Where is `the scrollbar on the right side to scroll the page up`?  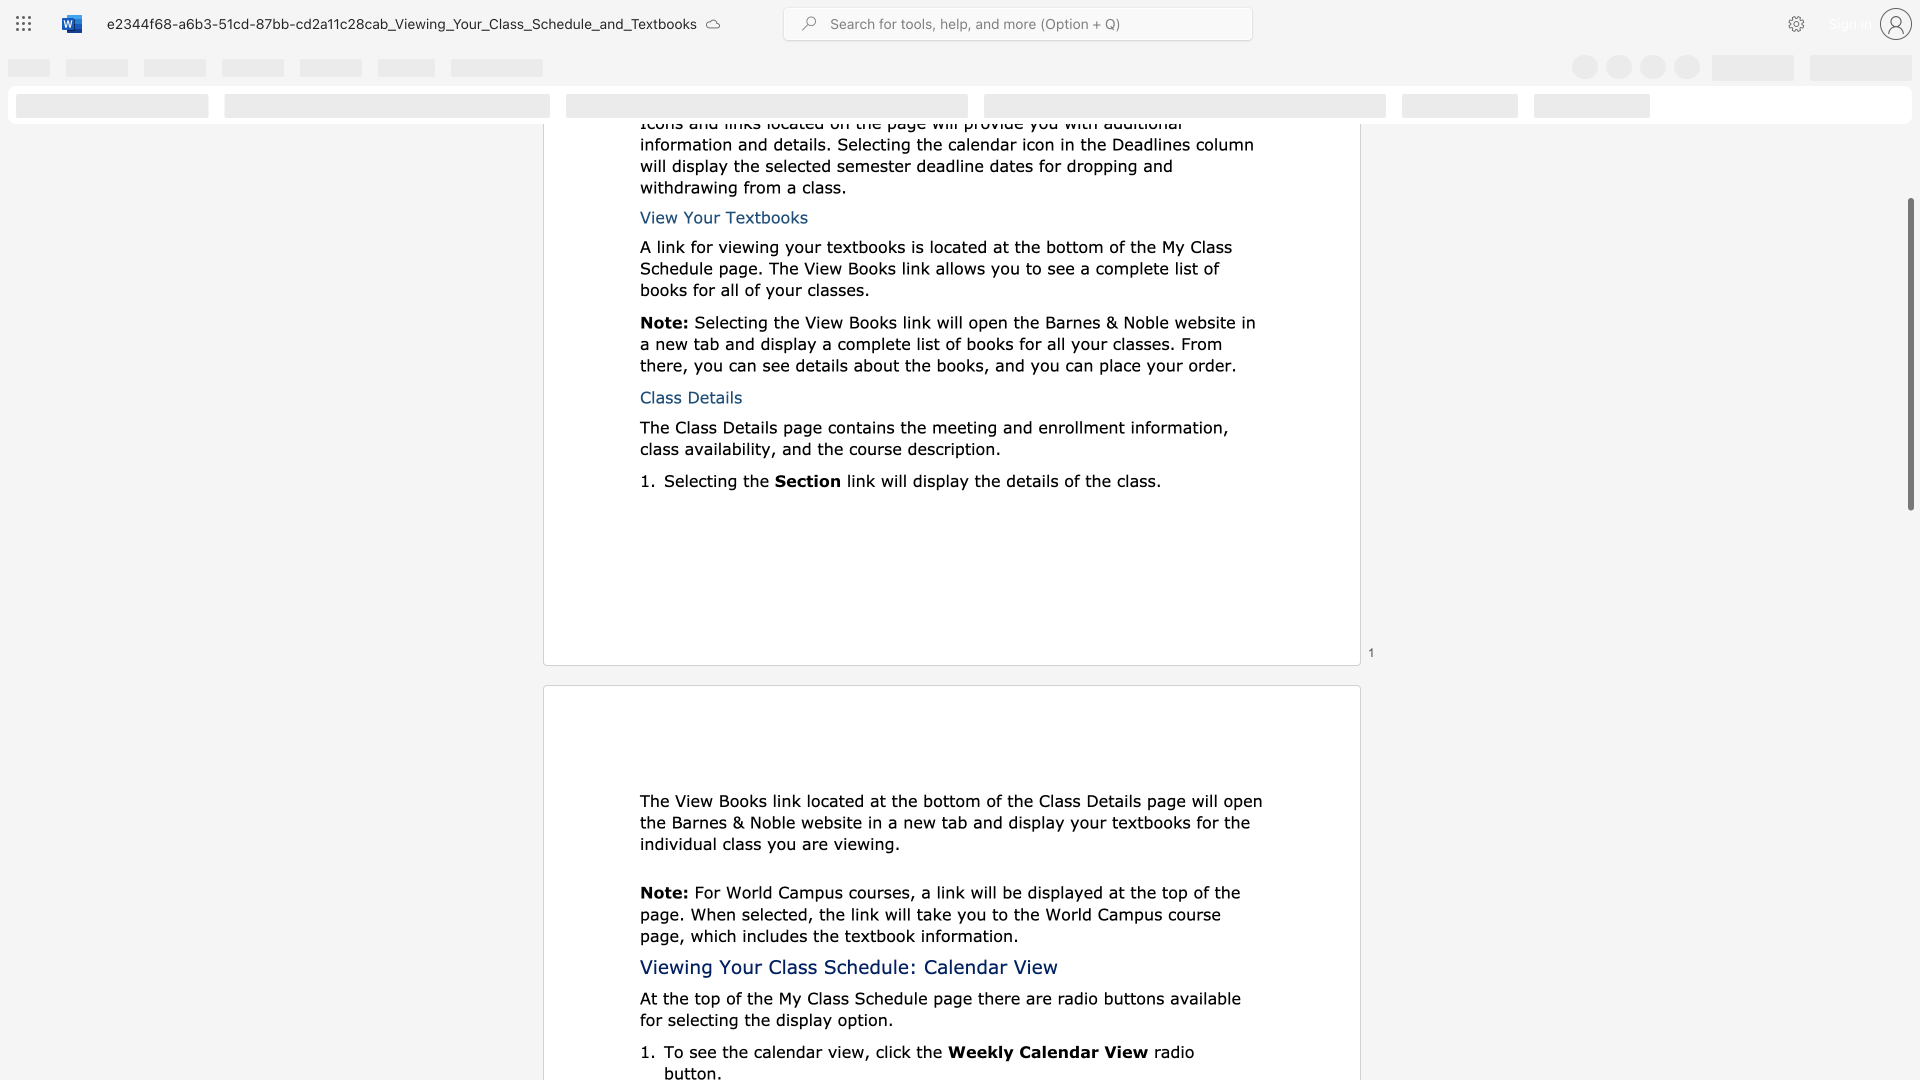 the scrollbar on the right side to scroll the page up is located at coordinates (1909, 238).